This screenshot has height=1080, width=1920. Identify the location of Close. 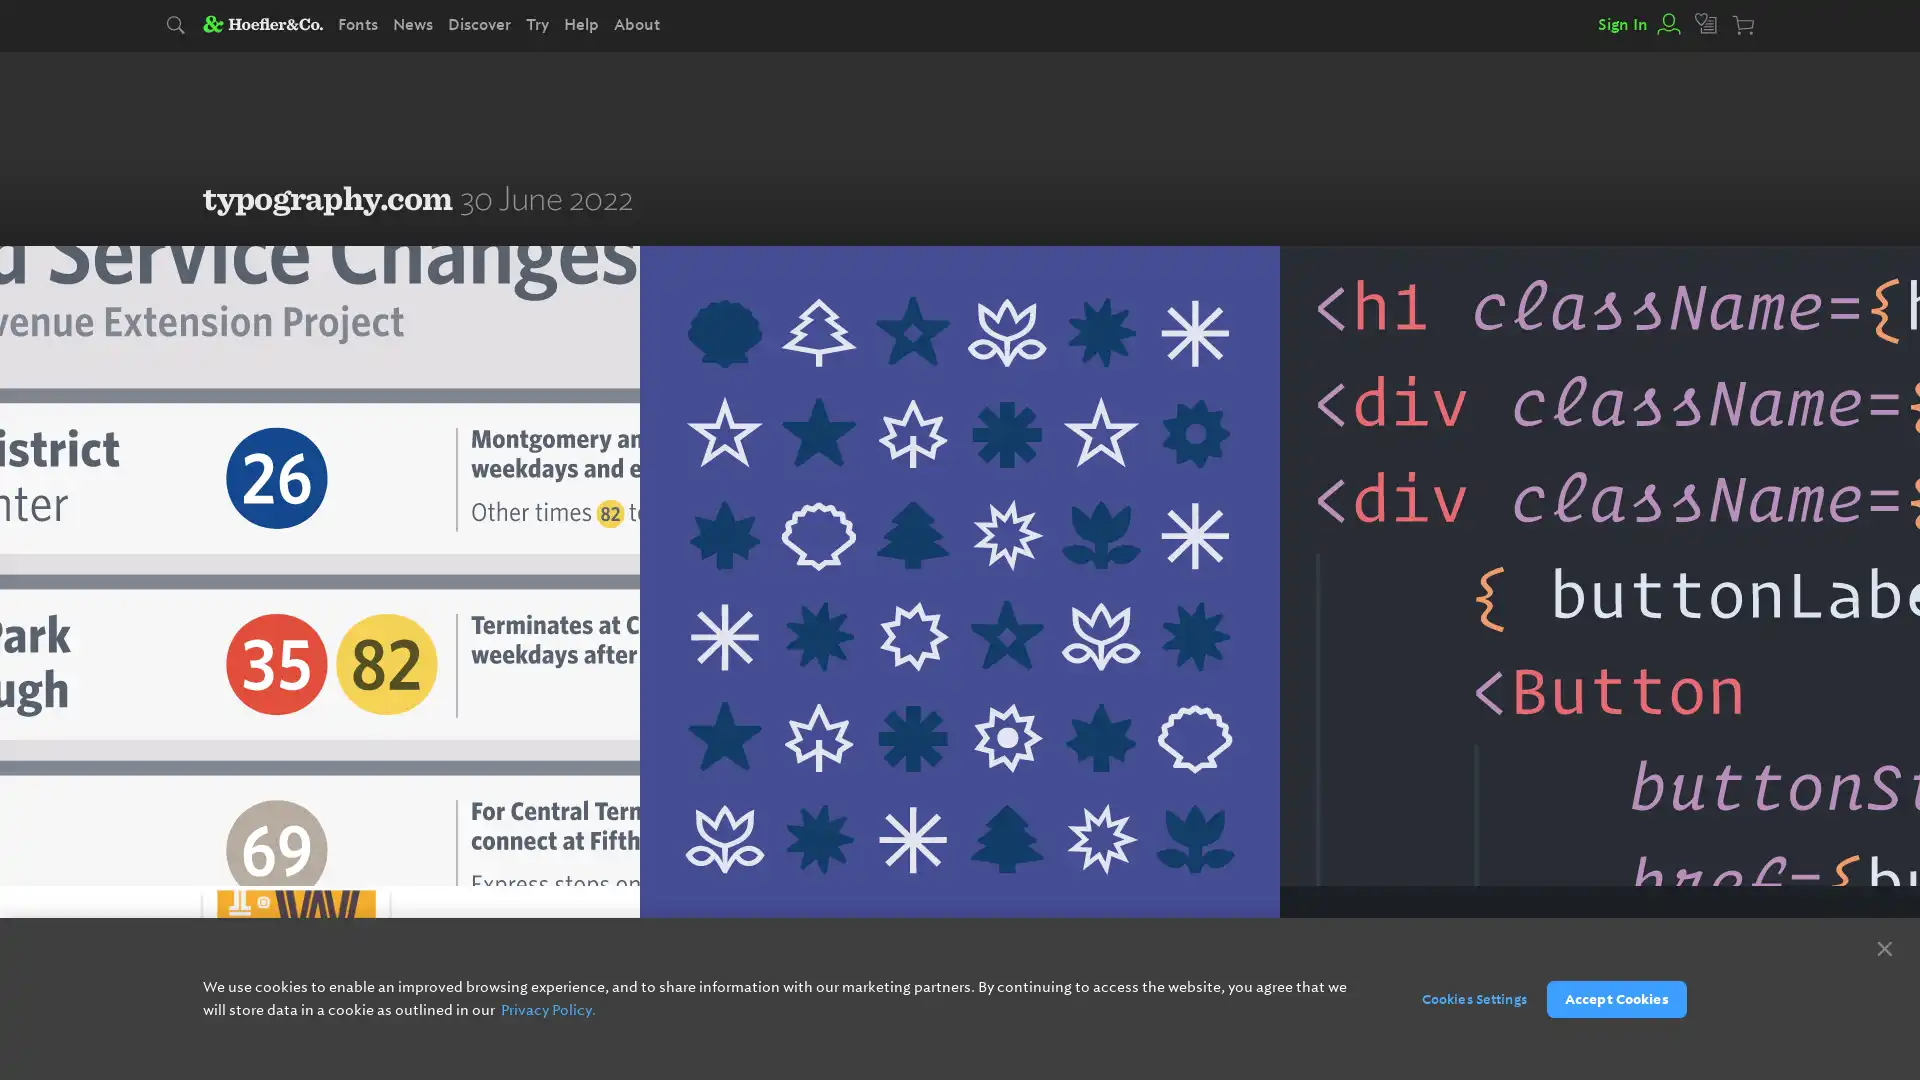
(1883, 947).